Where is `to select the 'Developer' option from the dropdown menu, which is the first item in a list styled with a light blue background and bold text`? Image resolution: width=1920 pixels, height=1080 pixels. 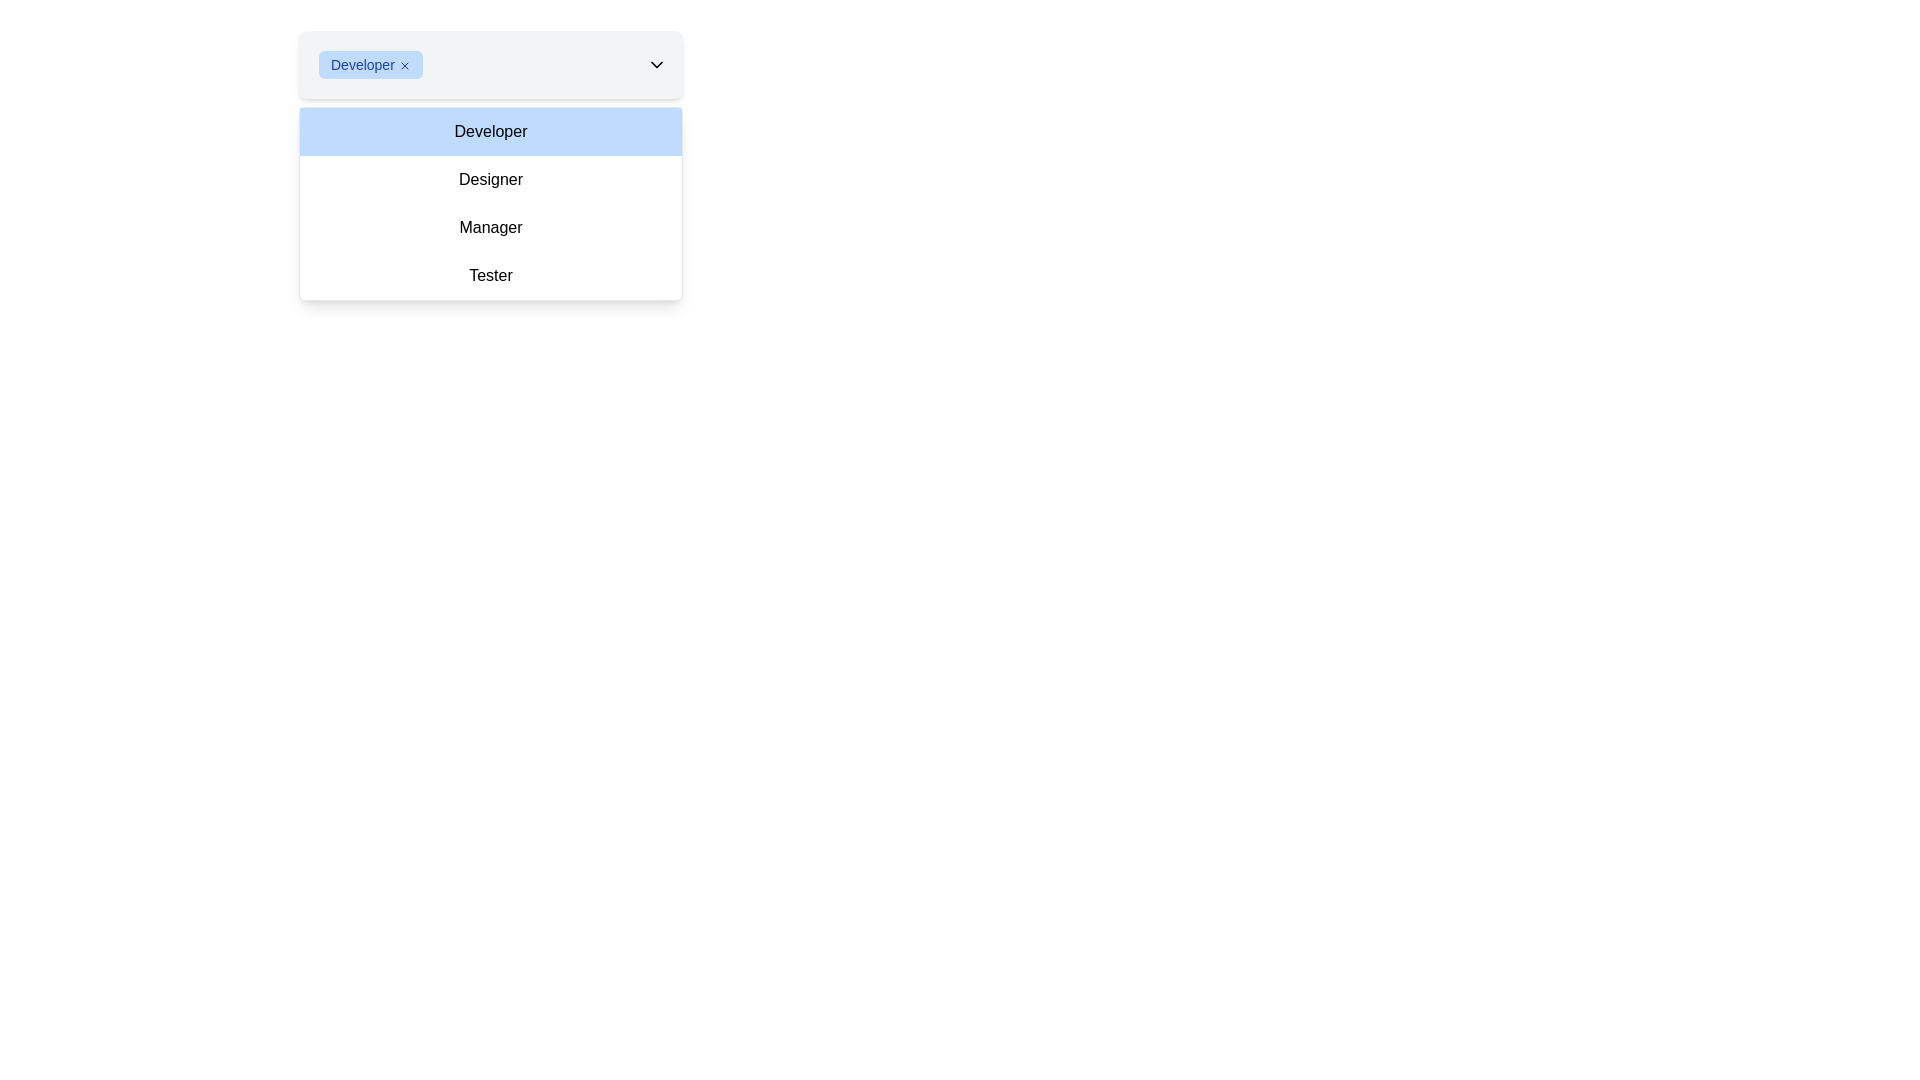
to select the 'Developer' option from the dropdown menu, which is the first item in a list styled with a light blue background and bold text is located at coordinates (490, 131).